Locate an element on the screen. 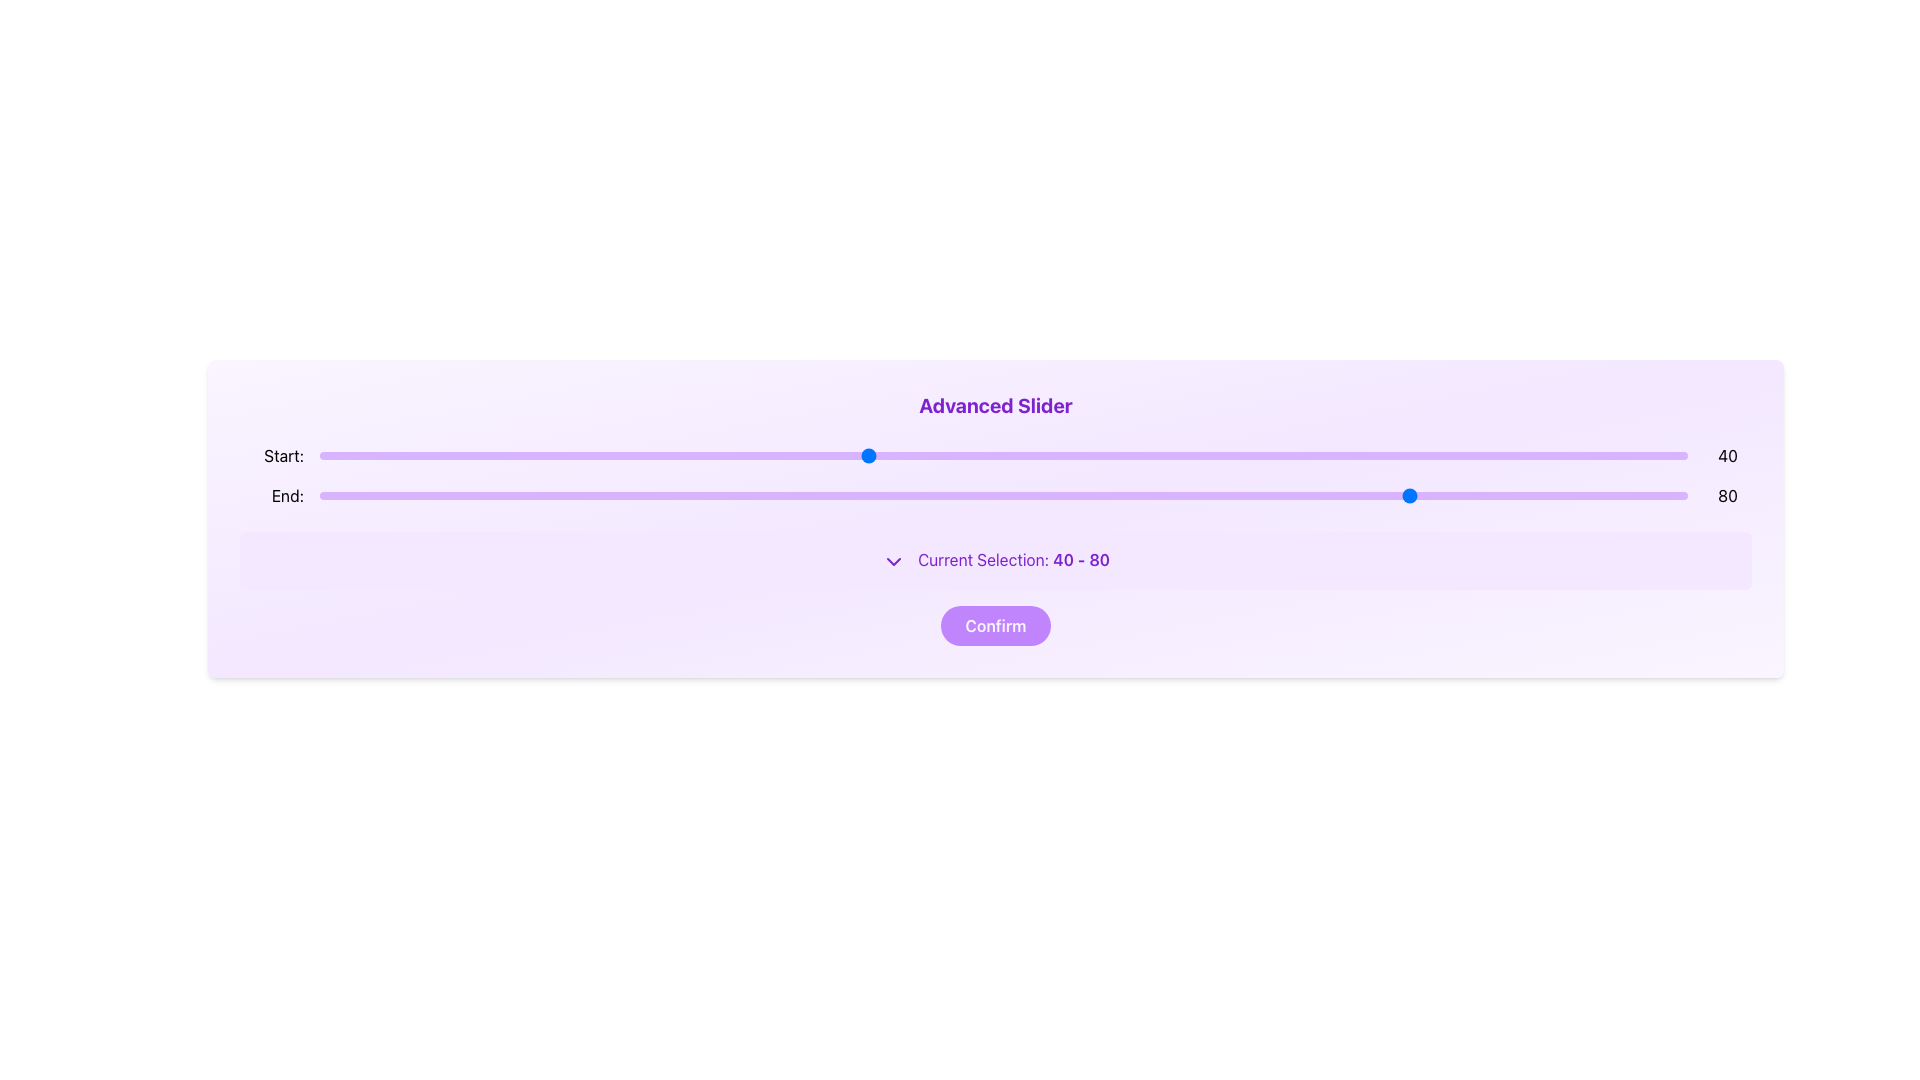 This screenshot has width=1920, height=1080. the advanced slider is located at coordinates (1536, 455).